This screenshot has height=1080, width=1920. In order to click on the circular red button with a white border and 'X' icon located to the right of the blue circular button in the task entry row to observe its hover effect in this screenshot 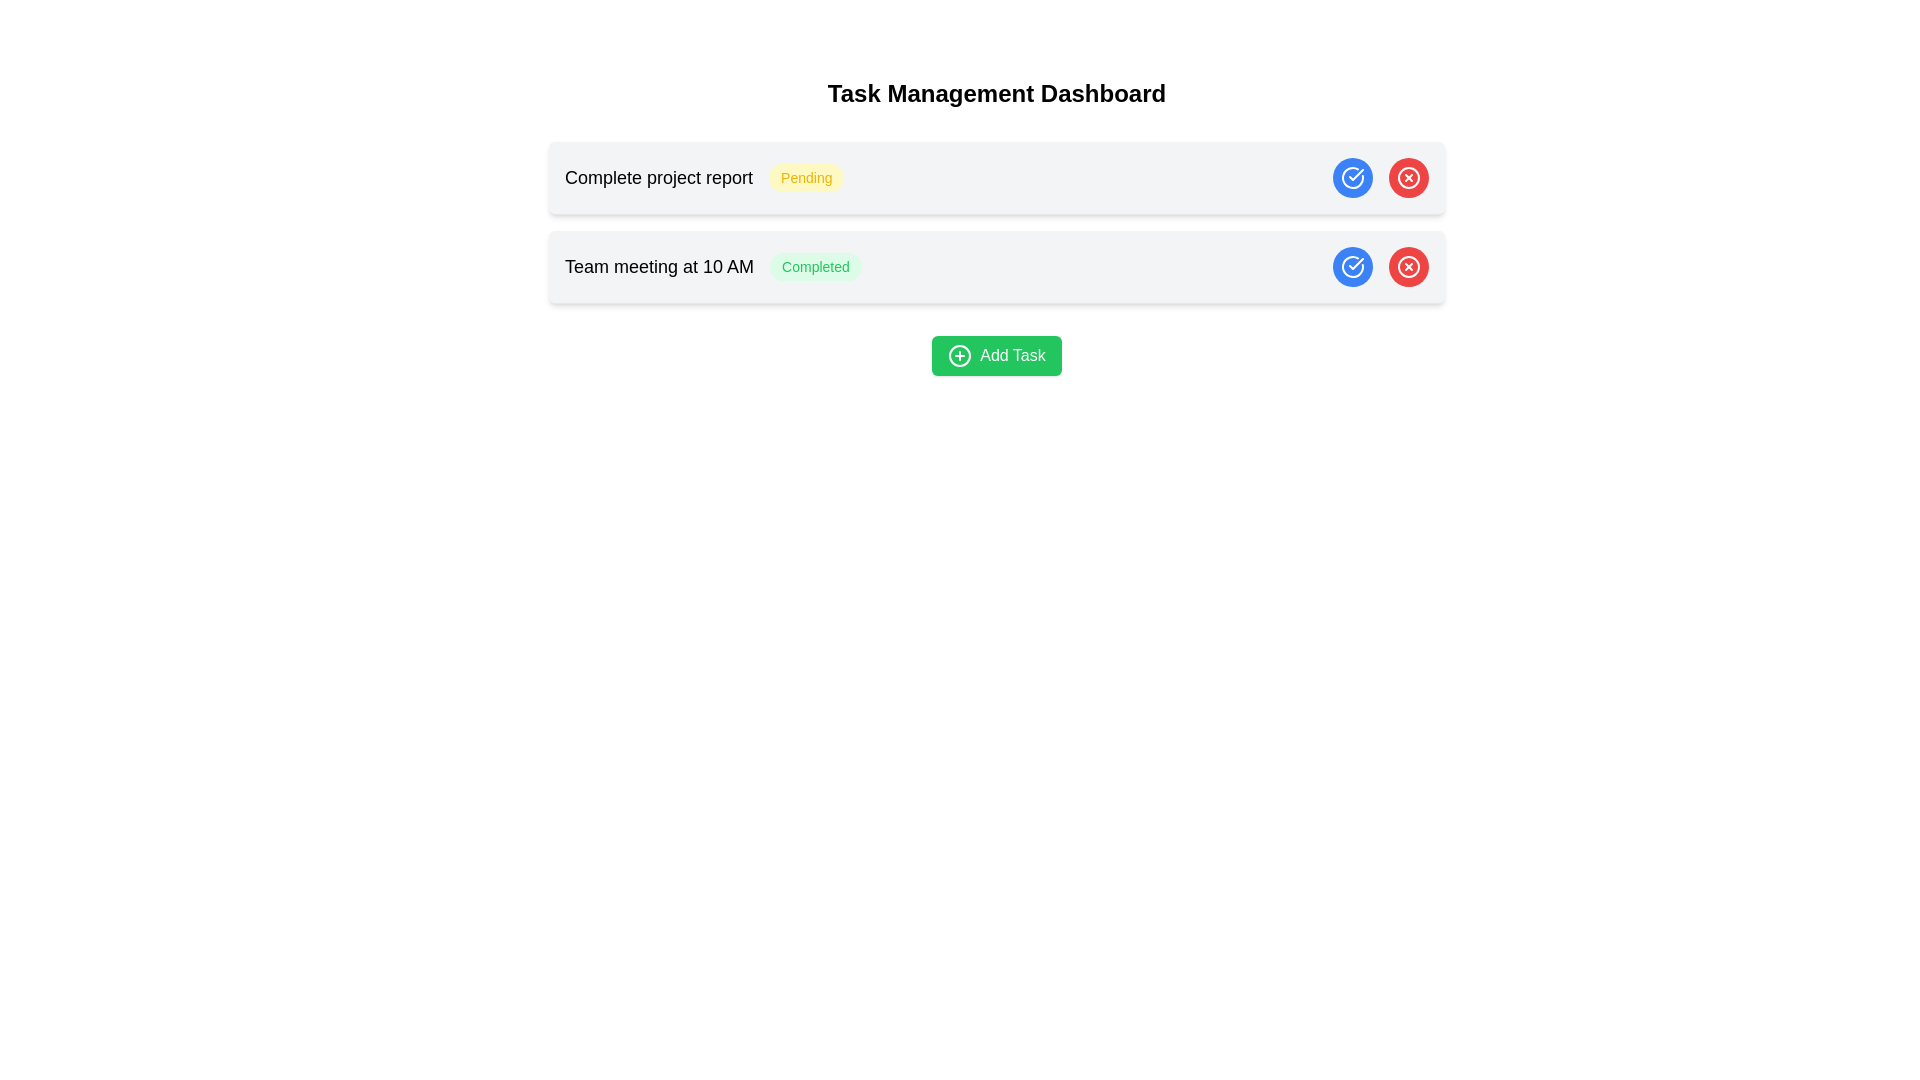, I will do `click(1408, 265)`.